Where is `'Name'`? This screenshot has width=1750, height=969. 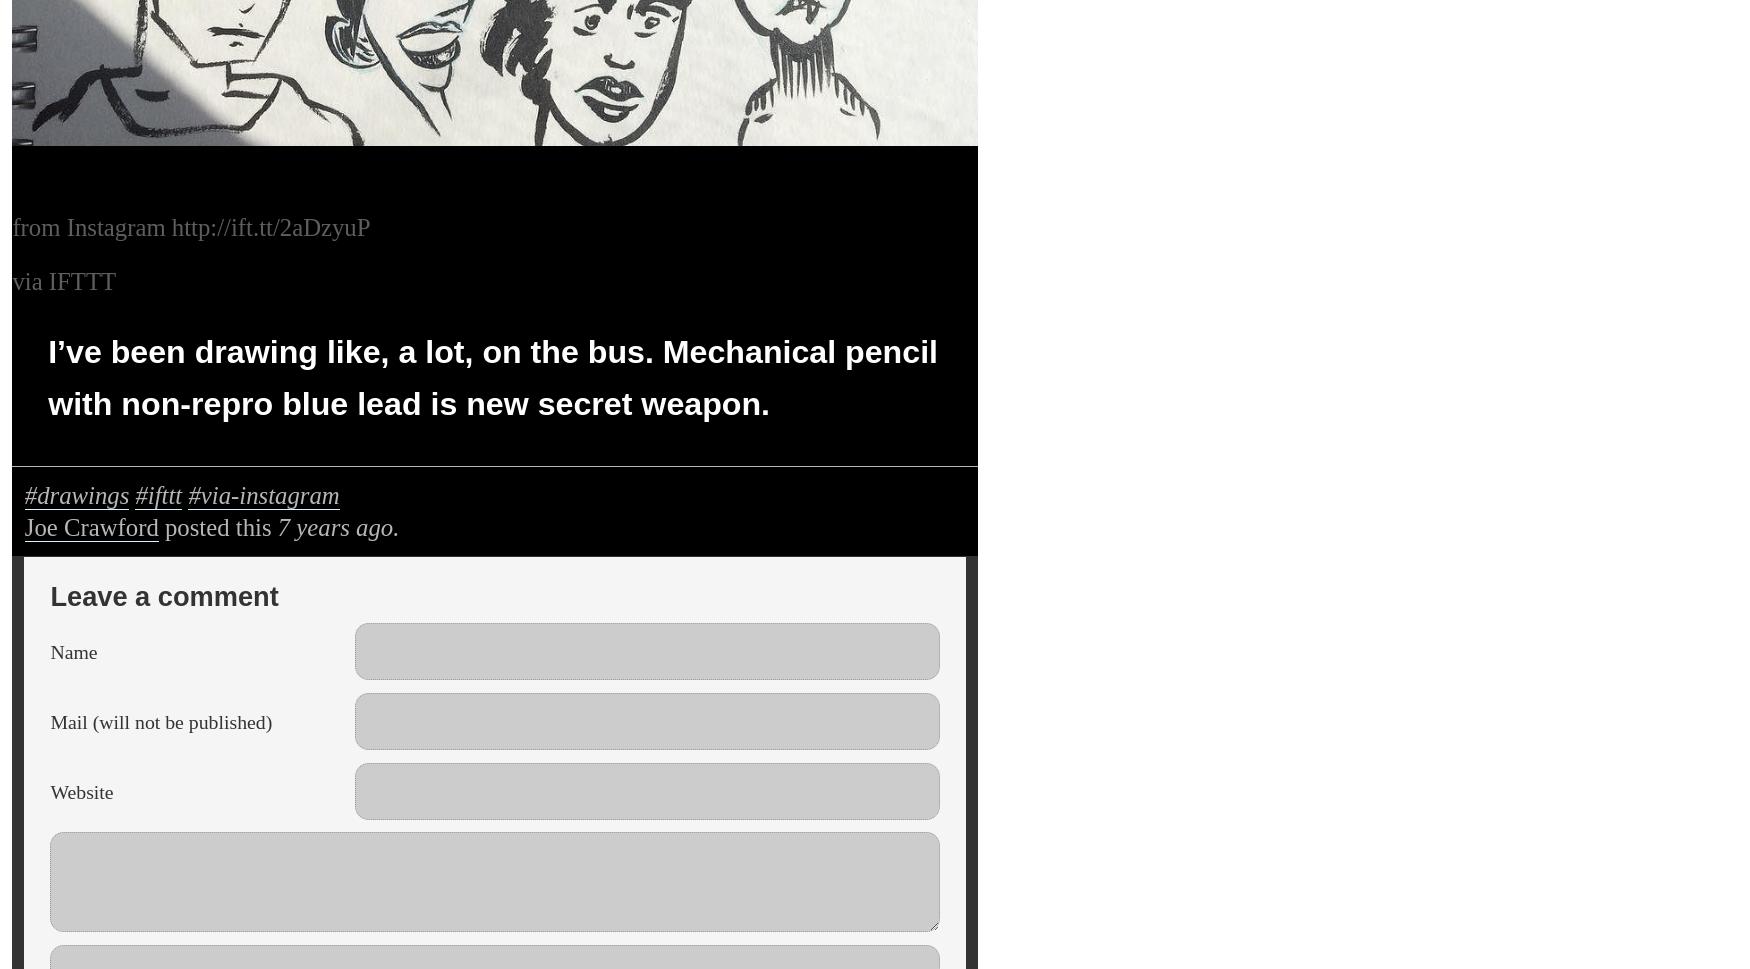 'Name' is located at coordinates (73, 652).